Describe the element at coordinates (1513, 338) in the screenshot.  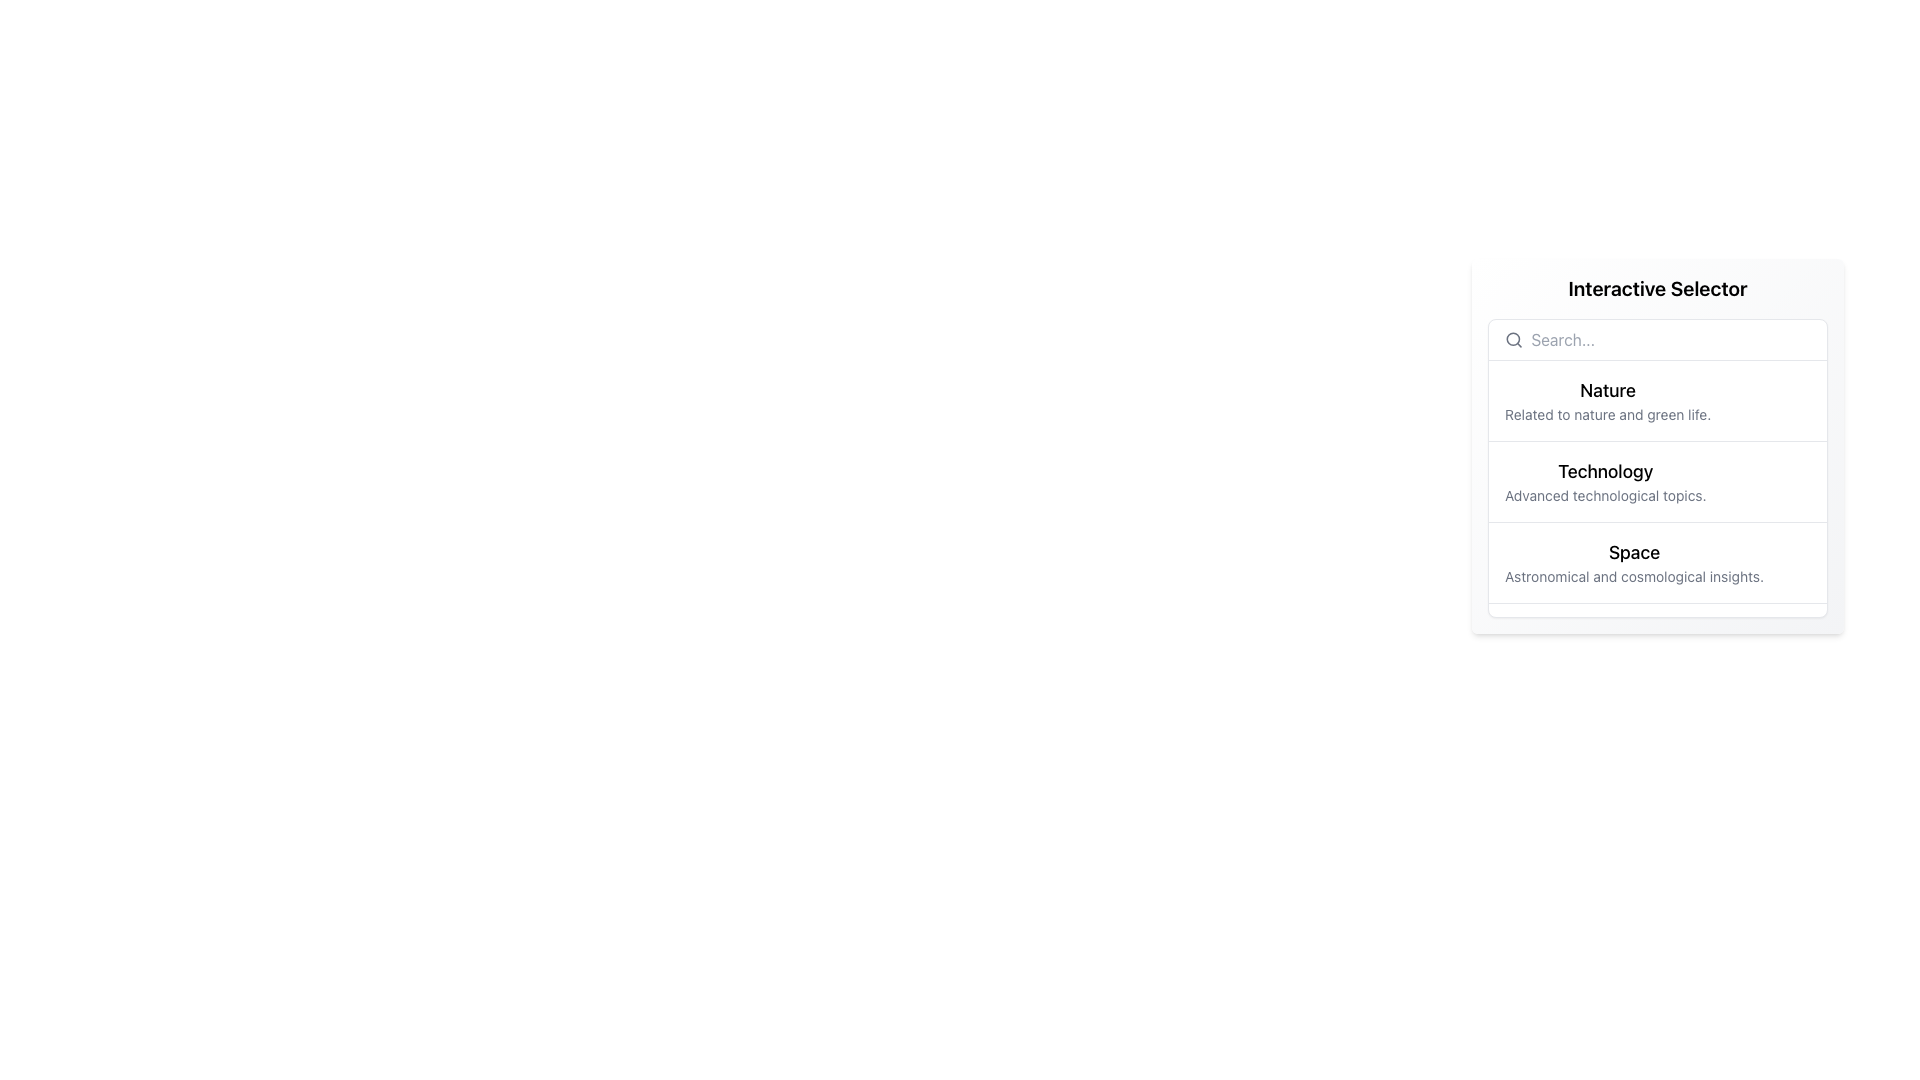
I see `the circular part of the search icon with a gray border located at the top-left corner of the search input field adjacent to the placeholder text 'Search...'` at that location.